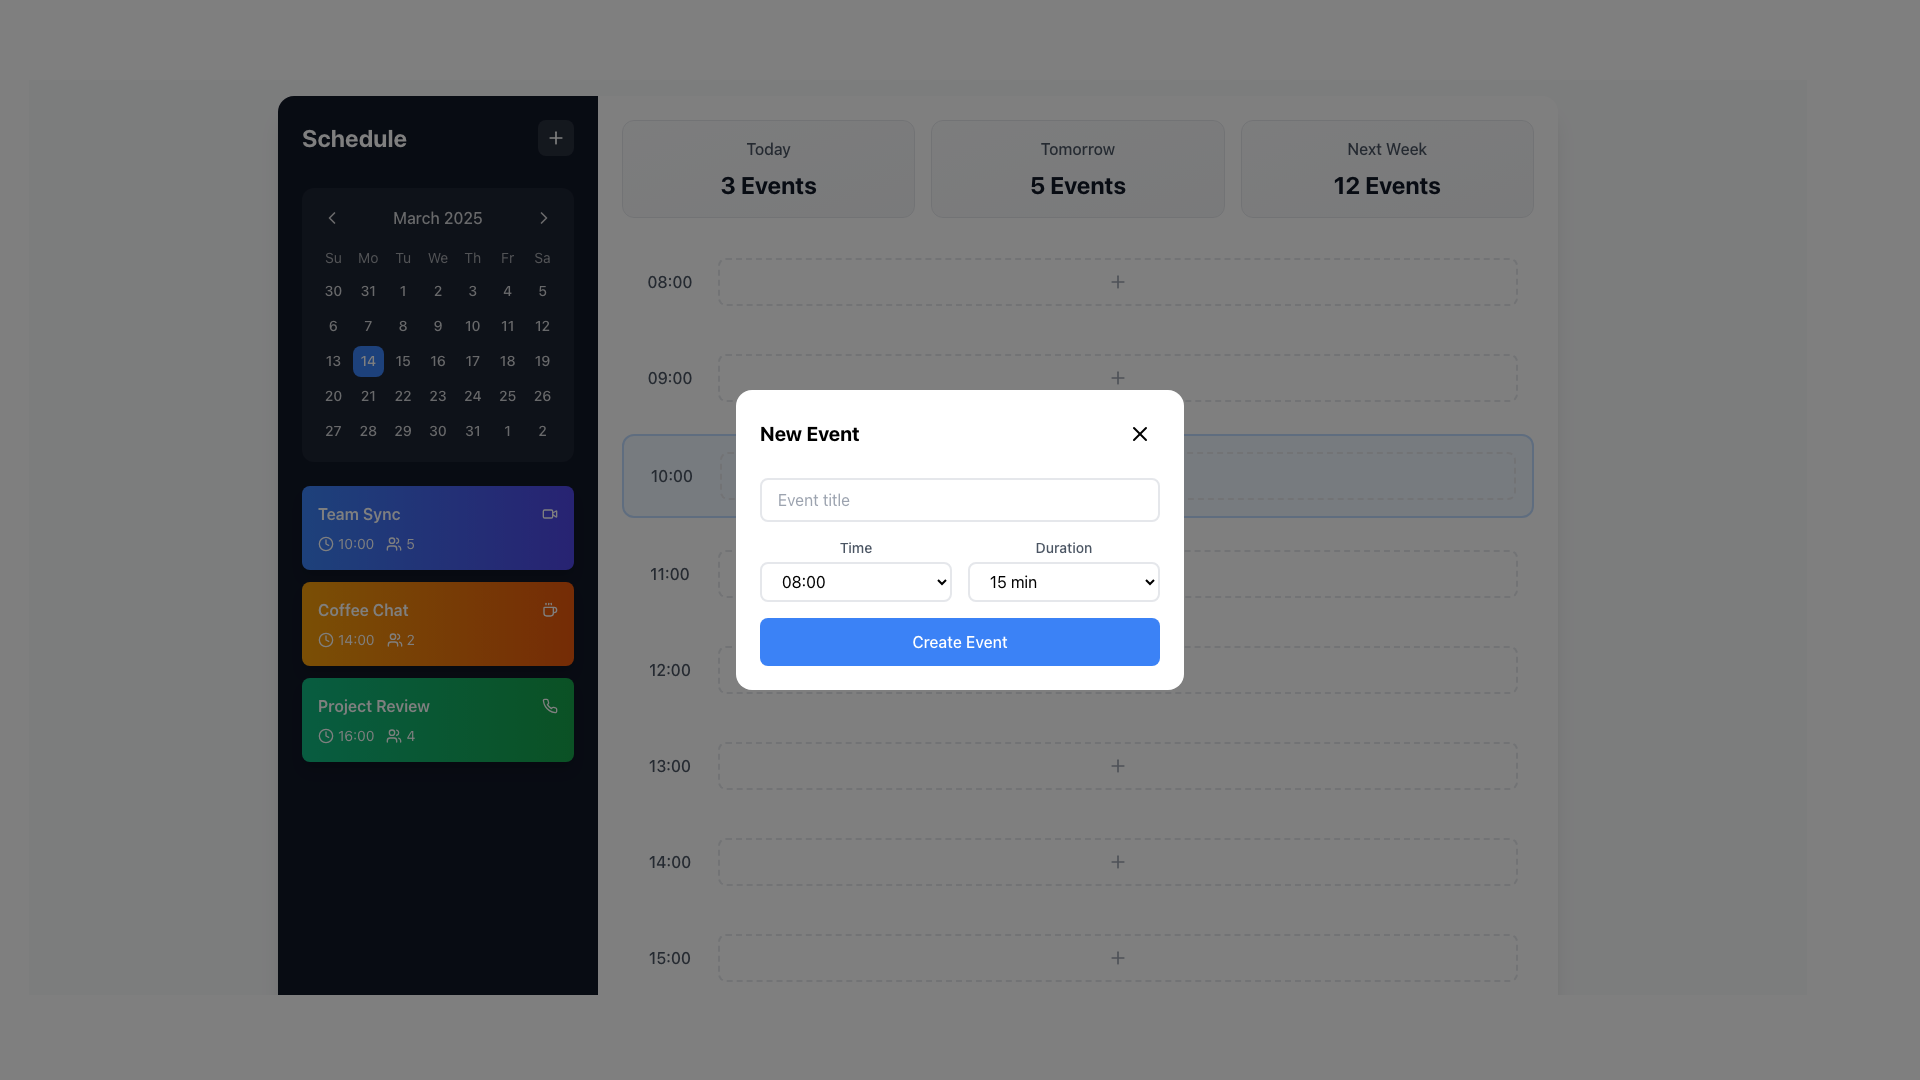  I want to click on the button labeled '2' in the bottom-right corner of the calendar interface, so click(542, 429).